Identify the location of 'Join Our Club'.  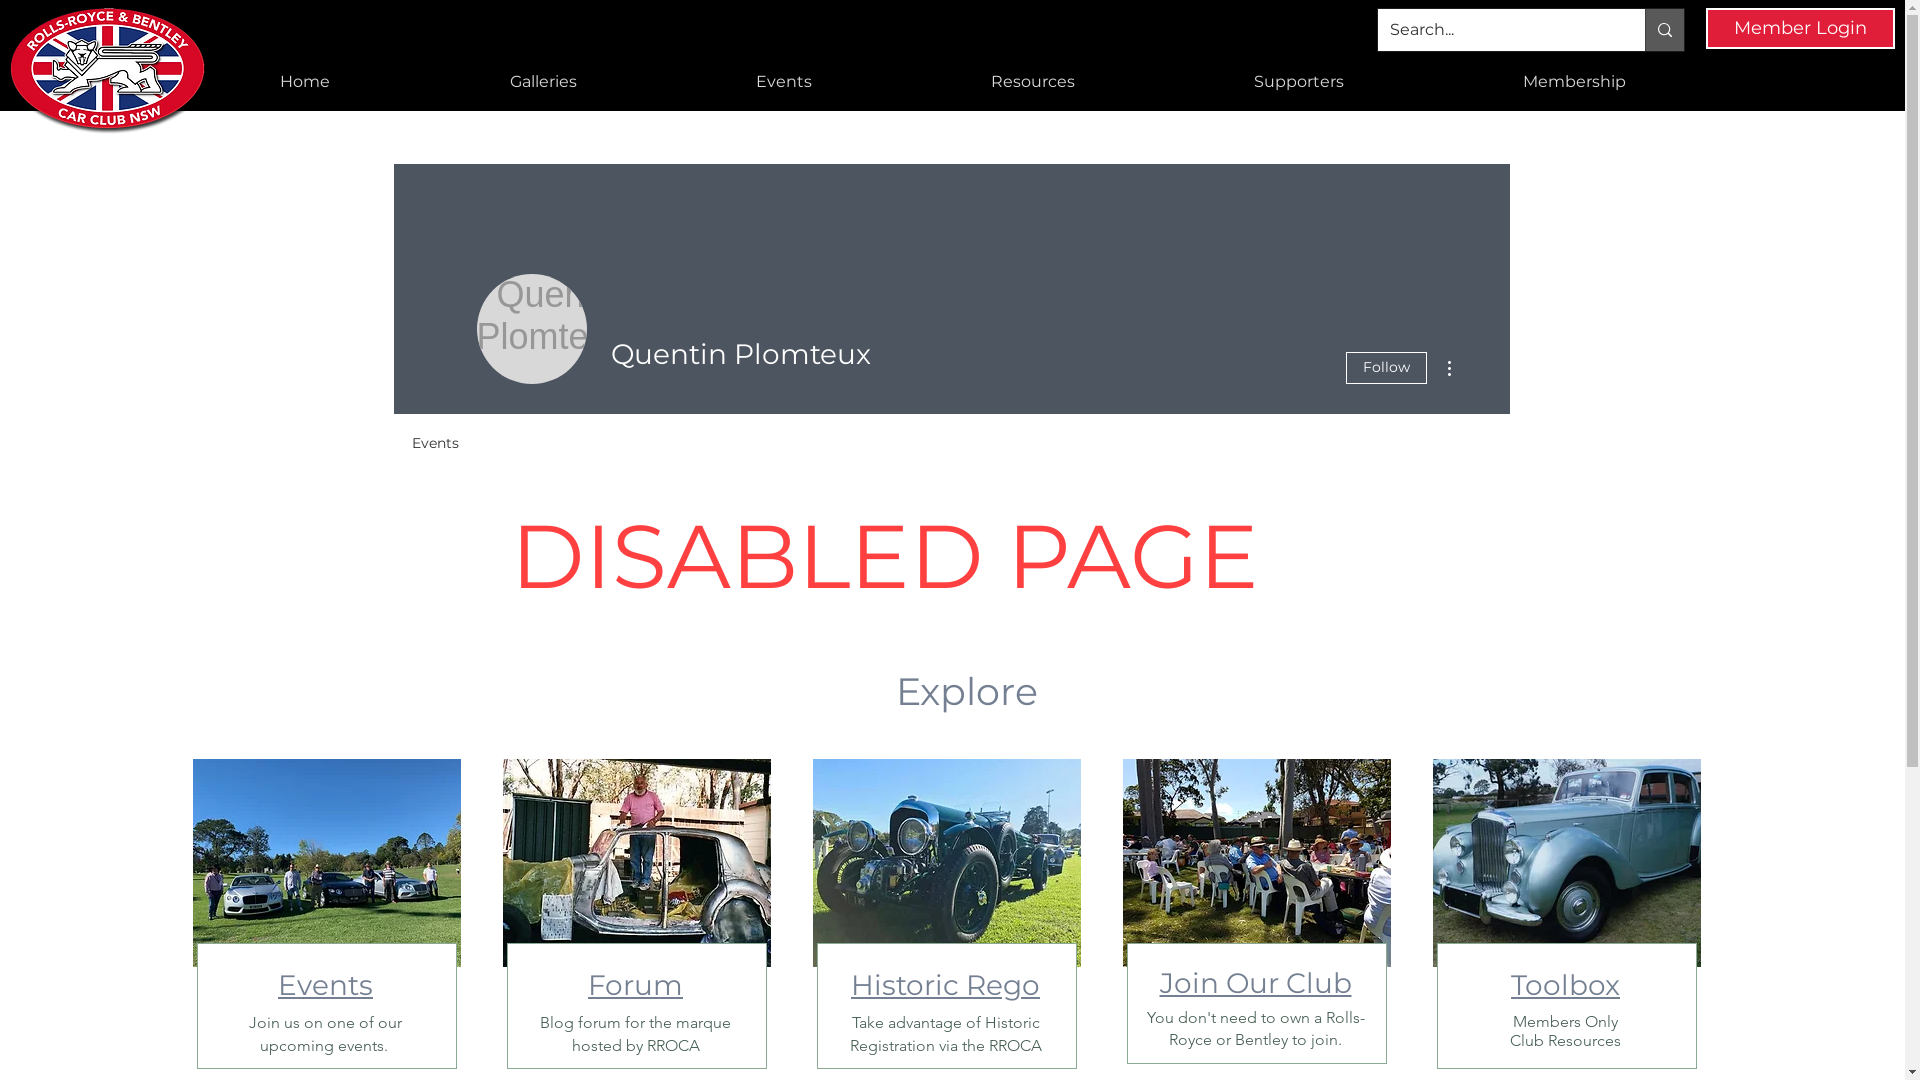
(1160, 982).